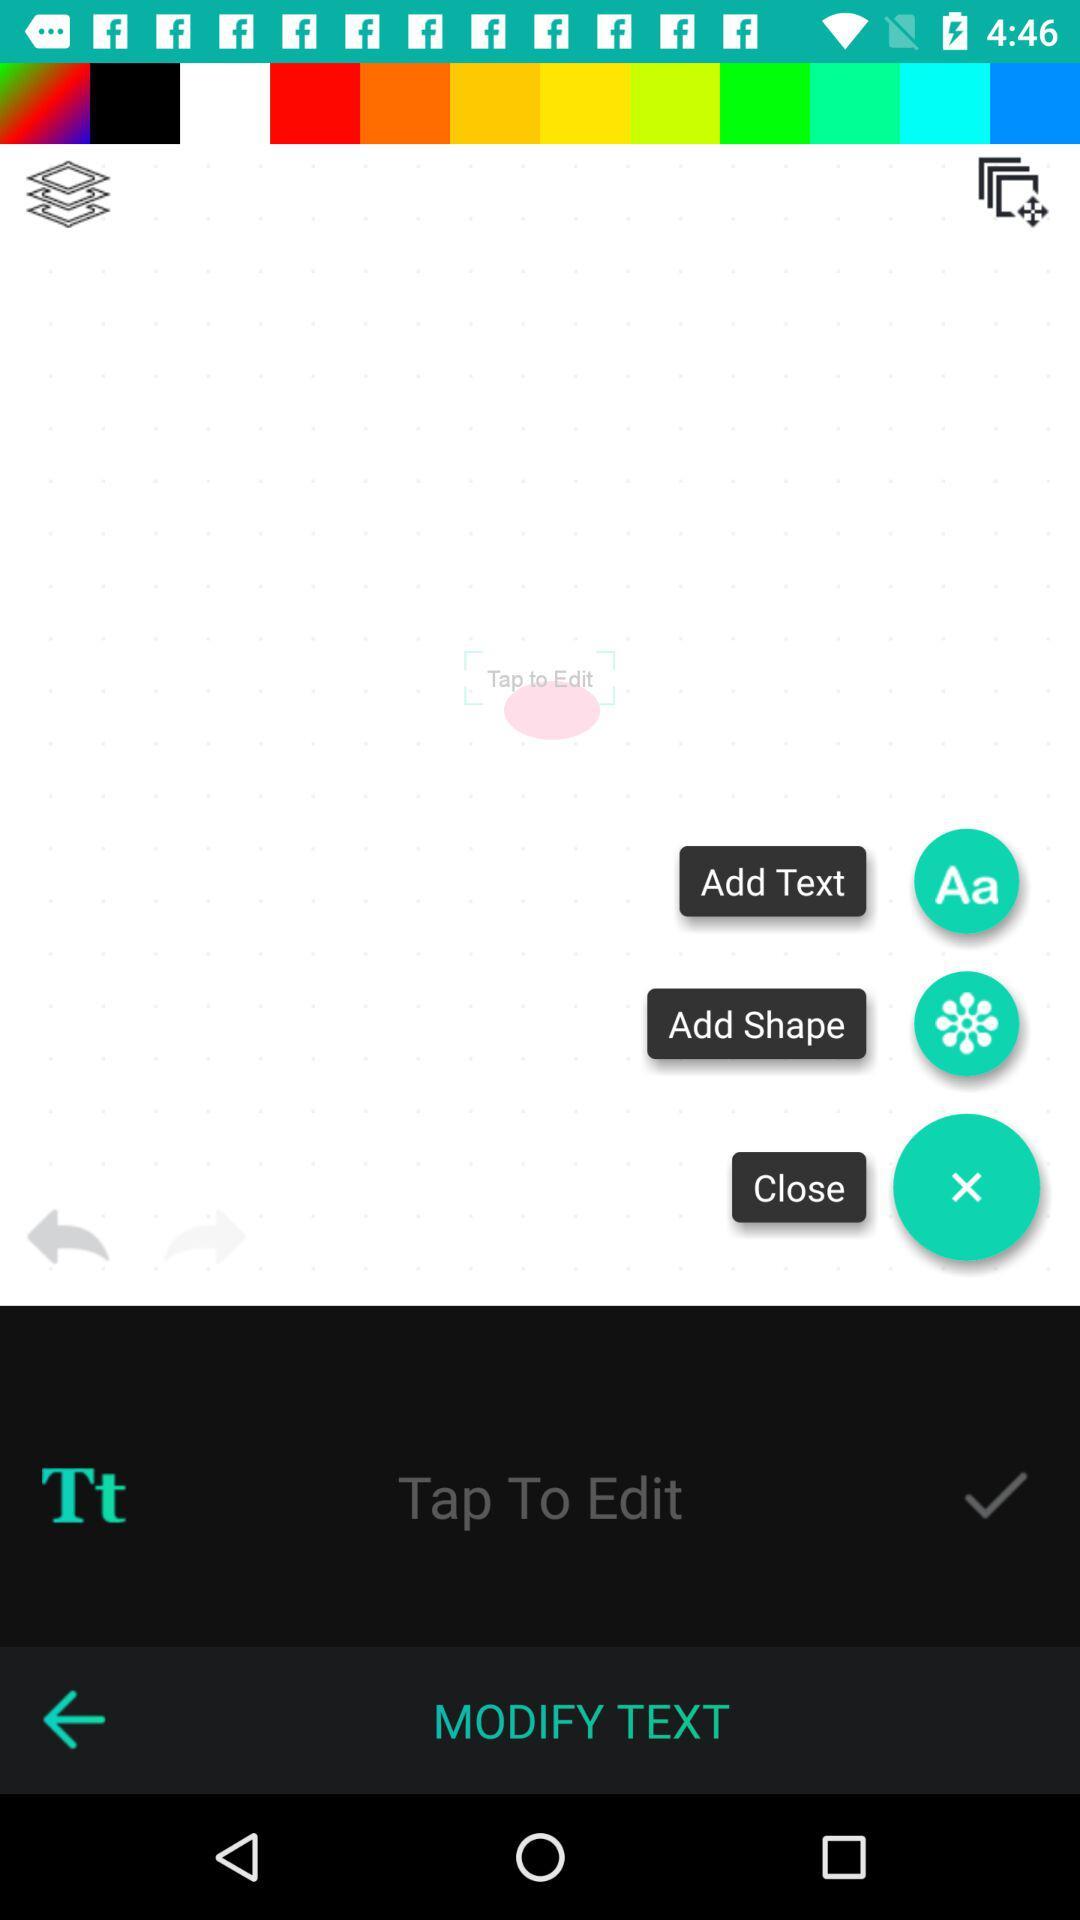 Image resolution: width=1080 pixels, height=1920 pixels. Describe the element at coordinates (67, 194) in the screenshot. I see `see layers` at that location.